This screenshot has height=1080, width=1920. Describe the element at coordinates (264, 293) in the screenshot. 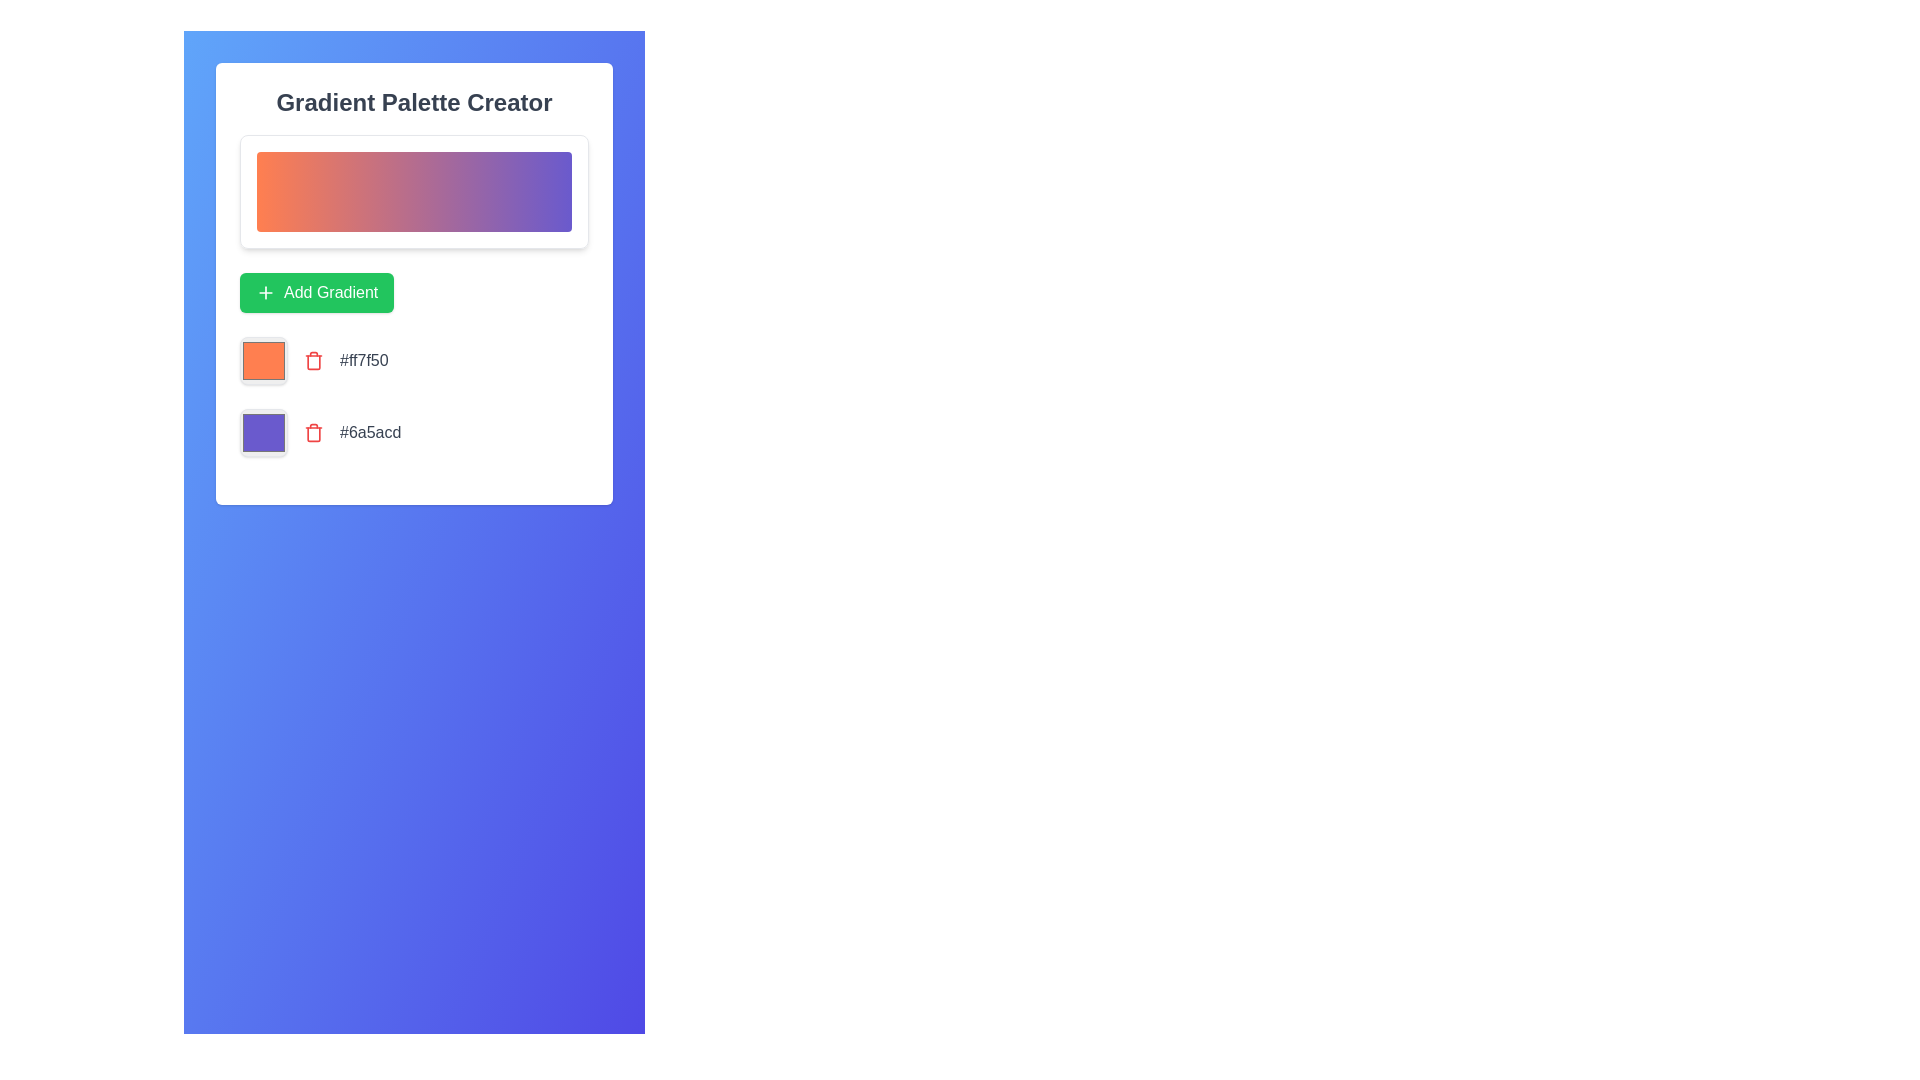

I see `the 'Add Gradient' green button, which contains the icon representing an 'add' action` at that location.